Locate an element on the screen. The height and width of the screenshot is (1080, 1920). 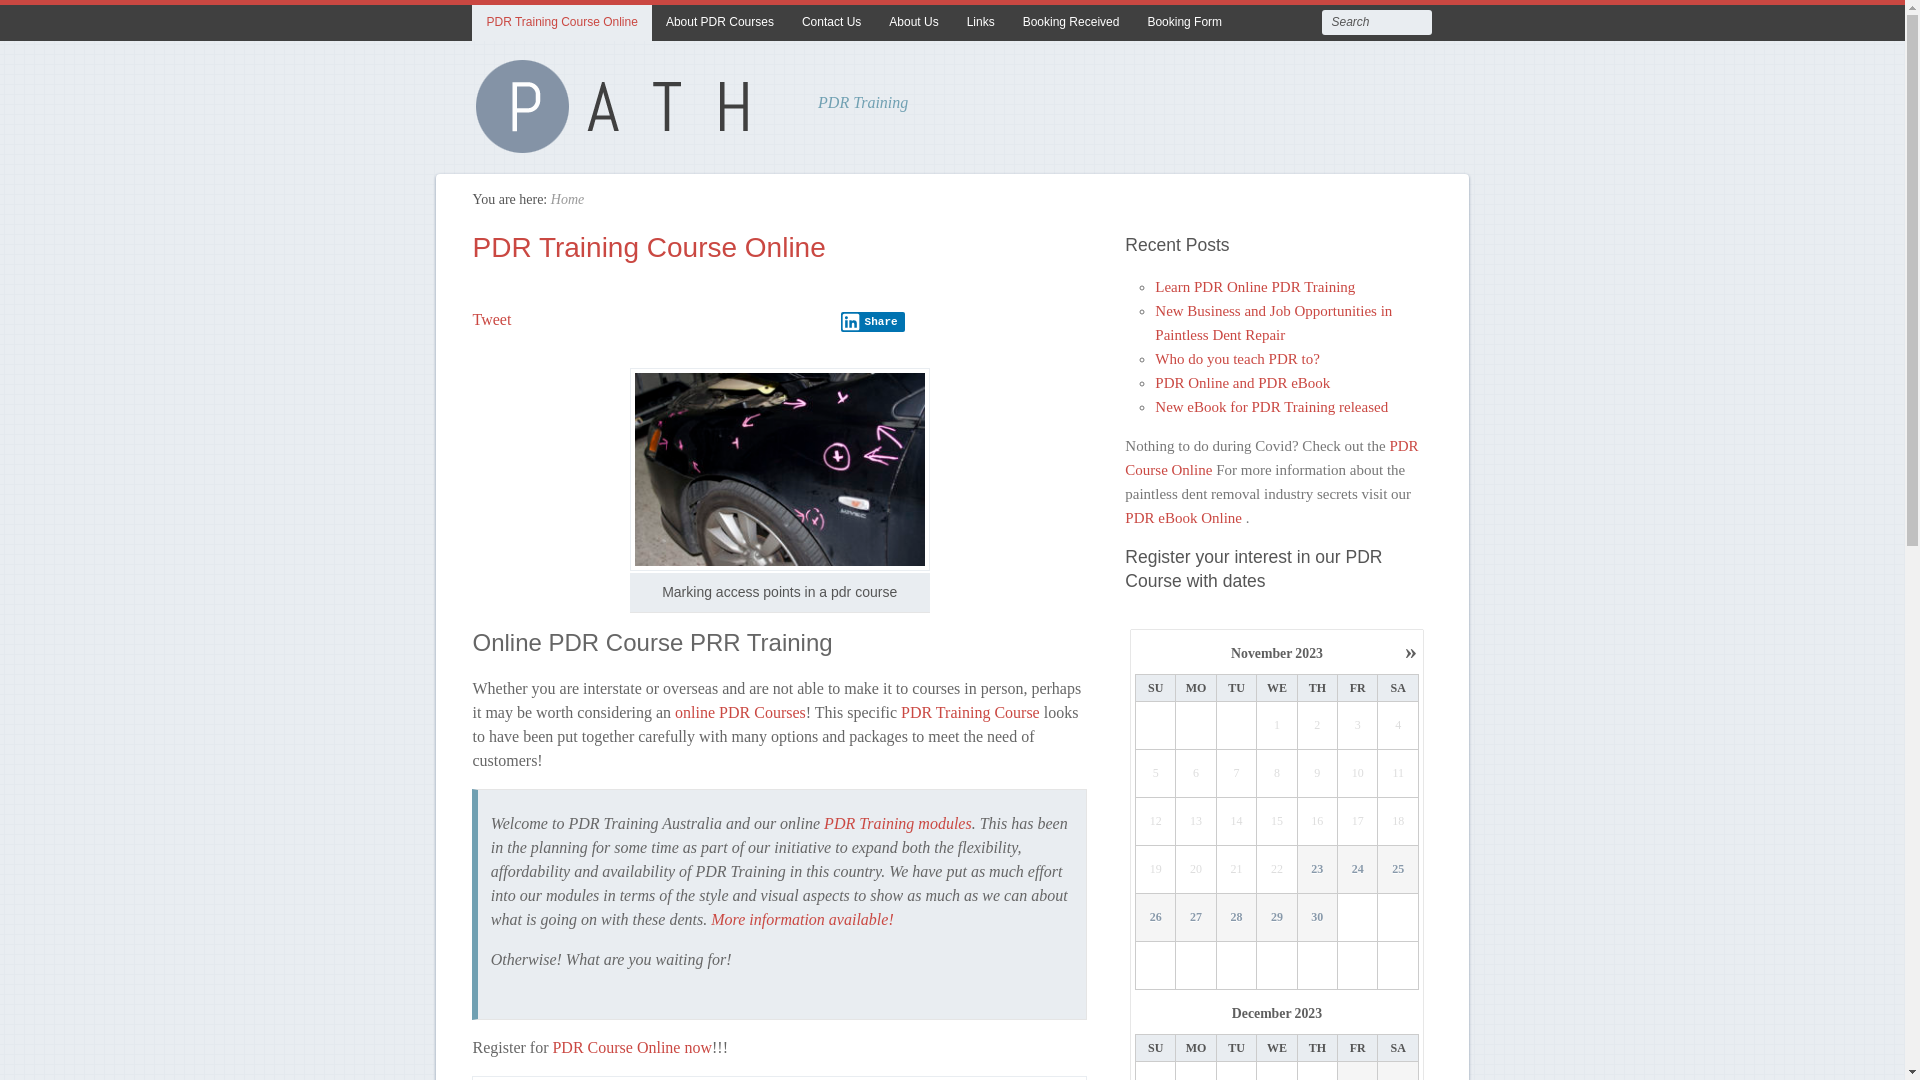
'29' is located at coordinates (1276, 917).